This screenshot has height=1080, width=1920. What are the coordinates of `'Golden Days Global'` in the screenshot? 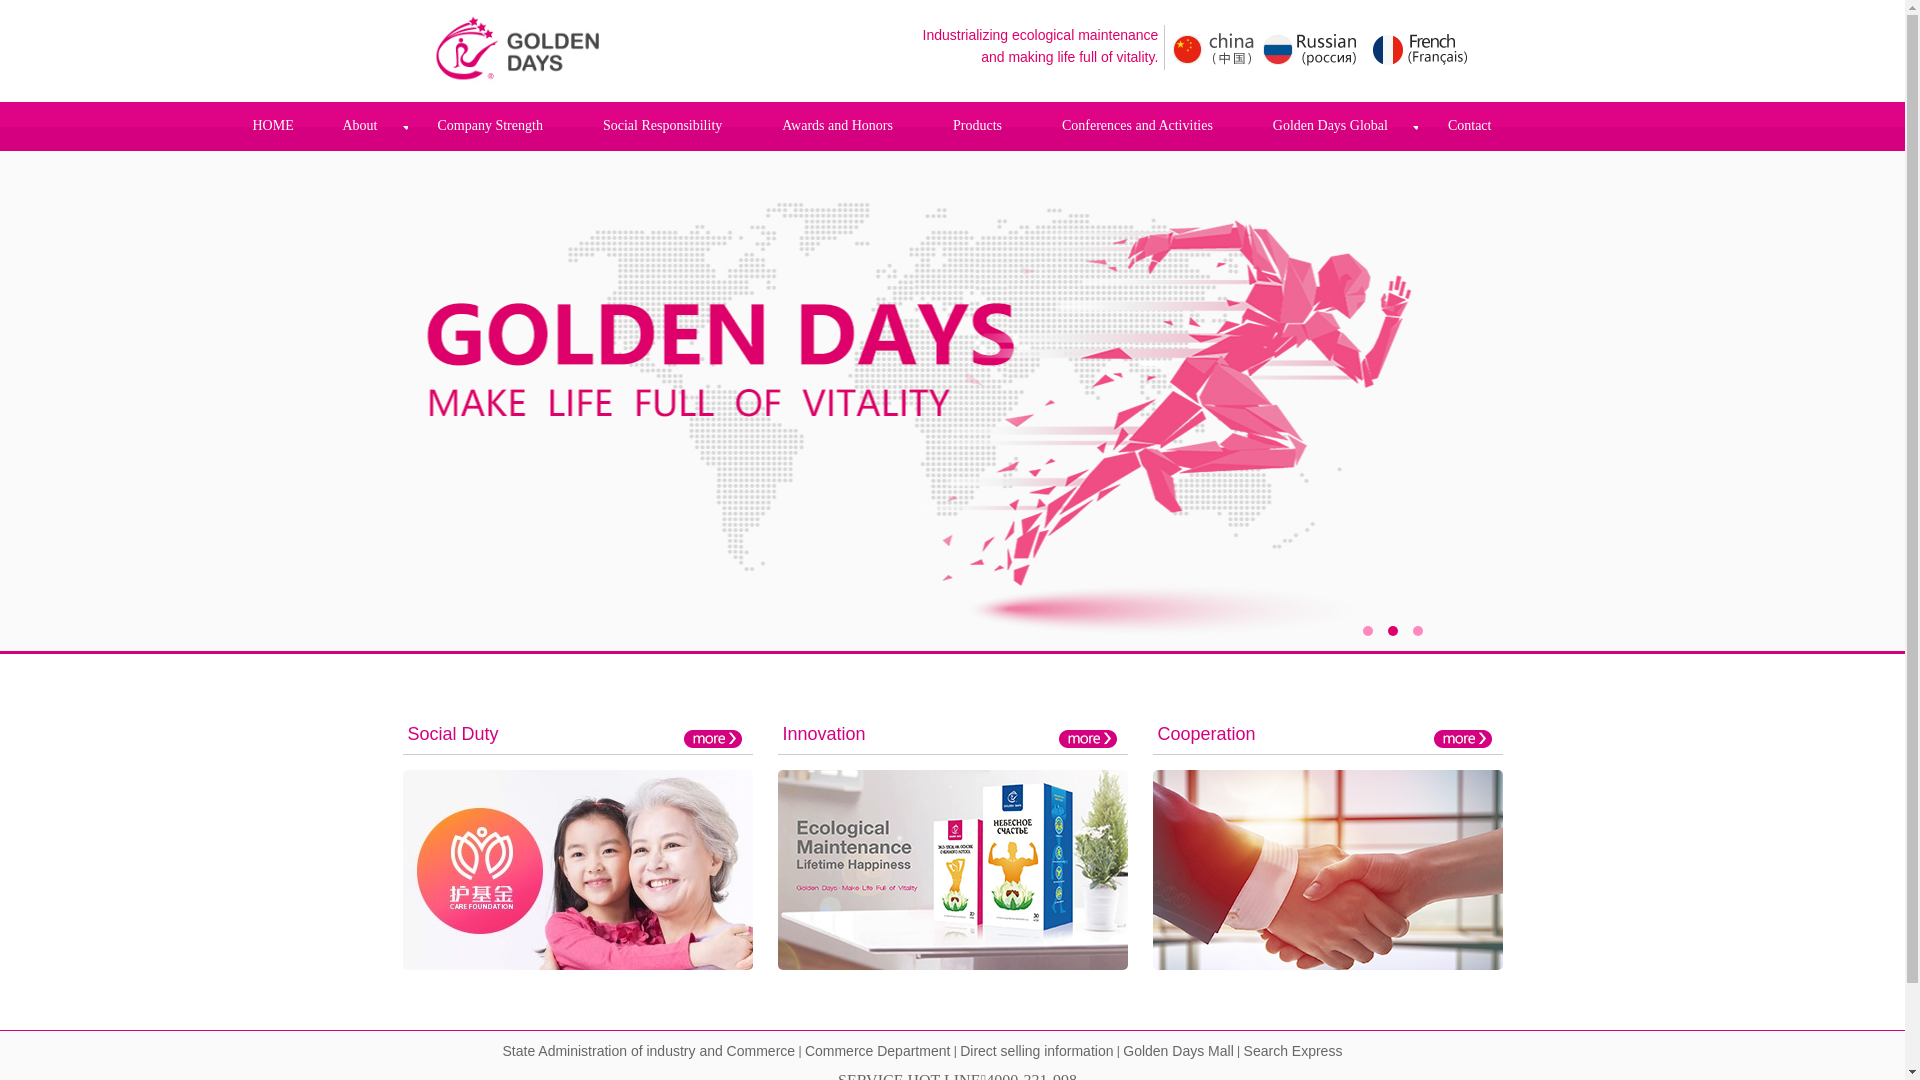 It's located at (1242, 126).